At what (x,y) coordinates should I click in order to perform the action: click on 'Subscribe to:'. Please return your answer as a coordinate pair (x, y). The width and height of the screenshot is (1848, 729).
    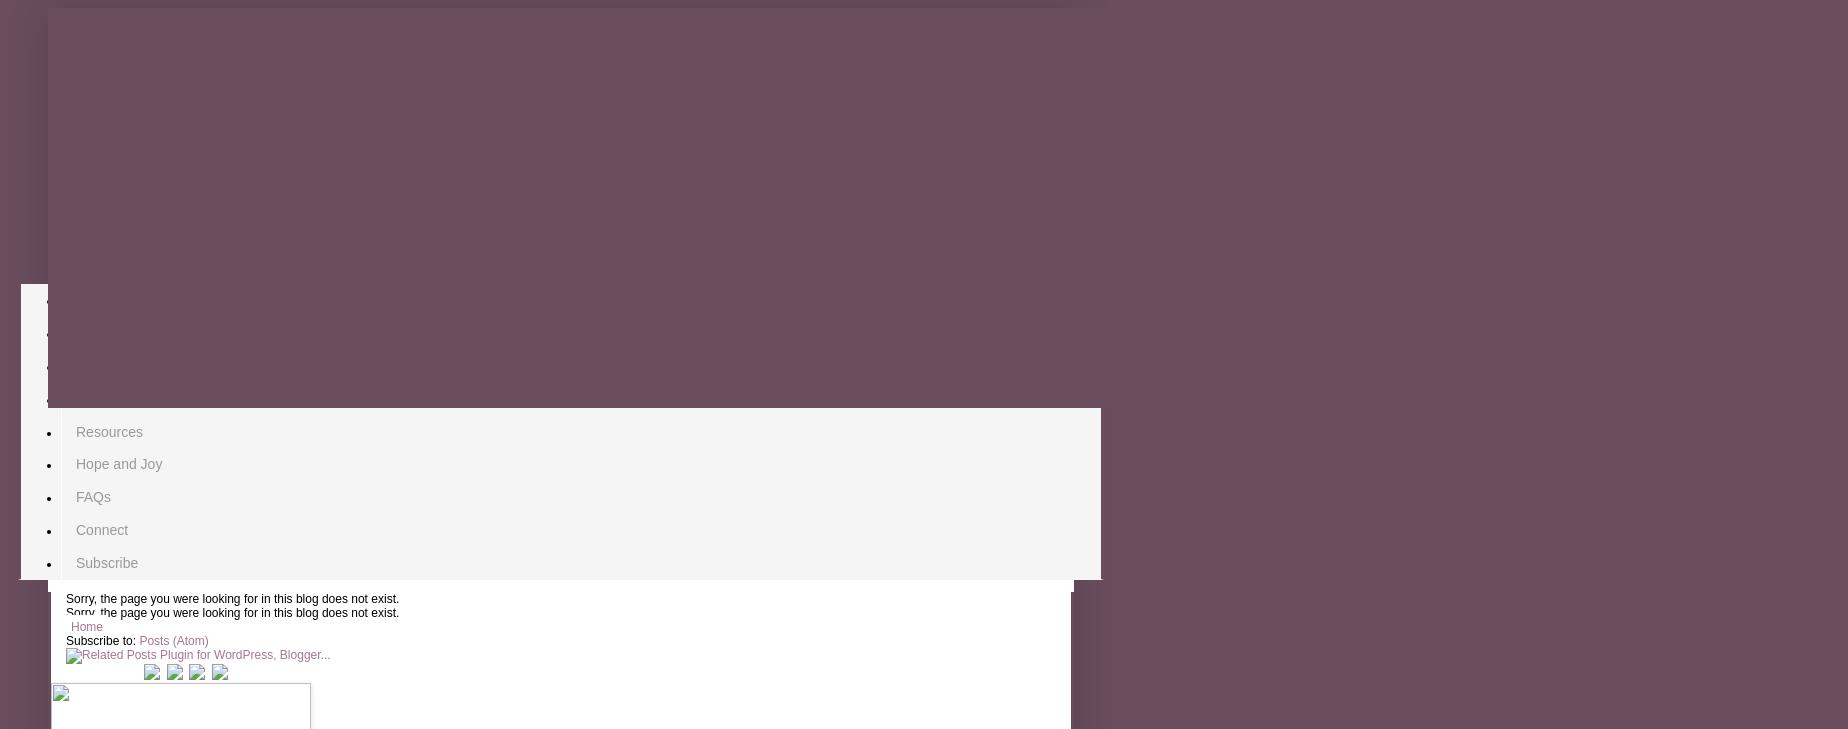
    Looking at the image, I should click on (102, 641).